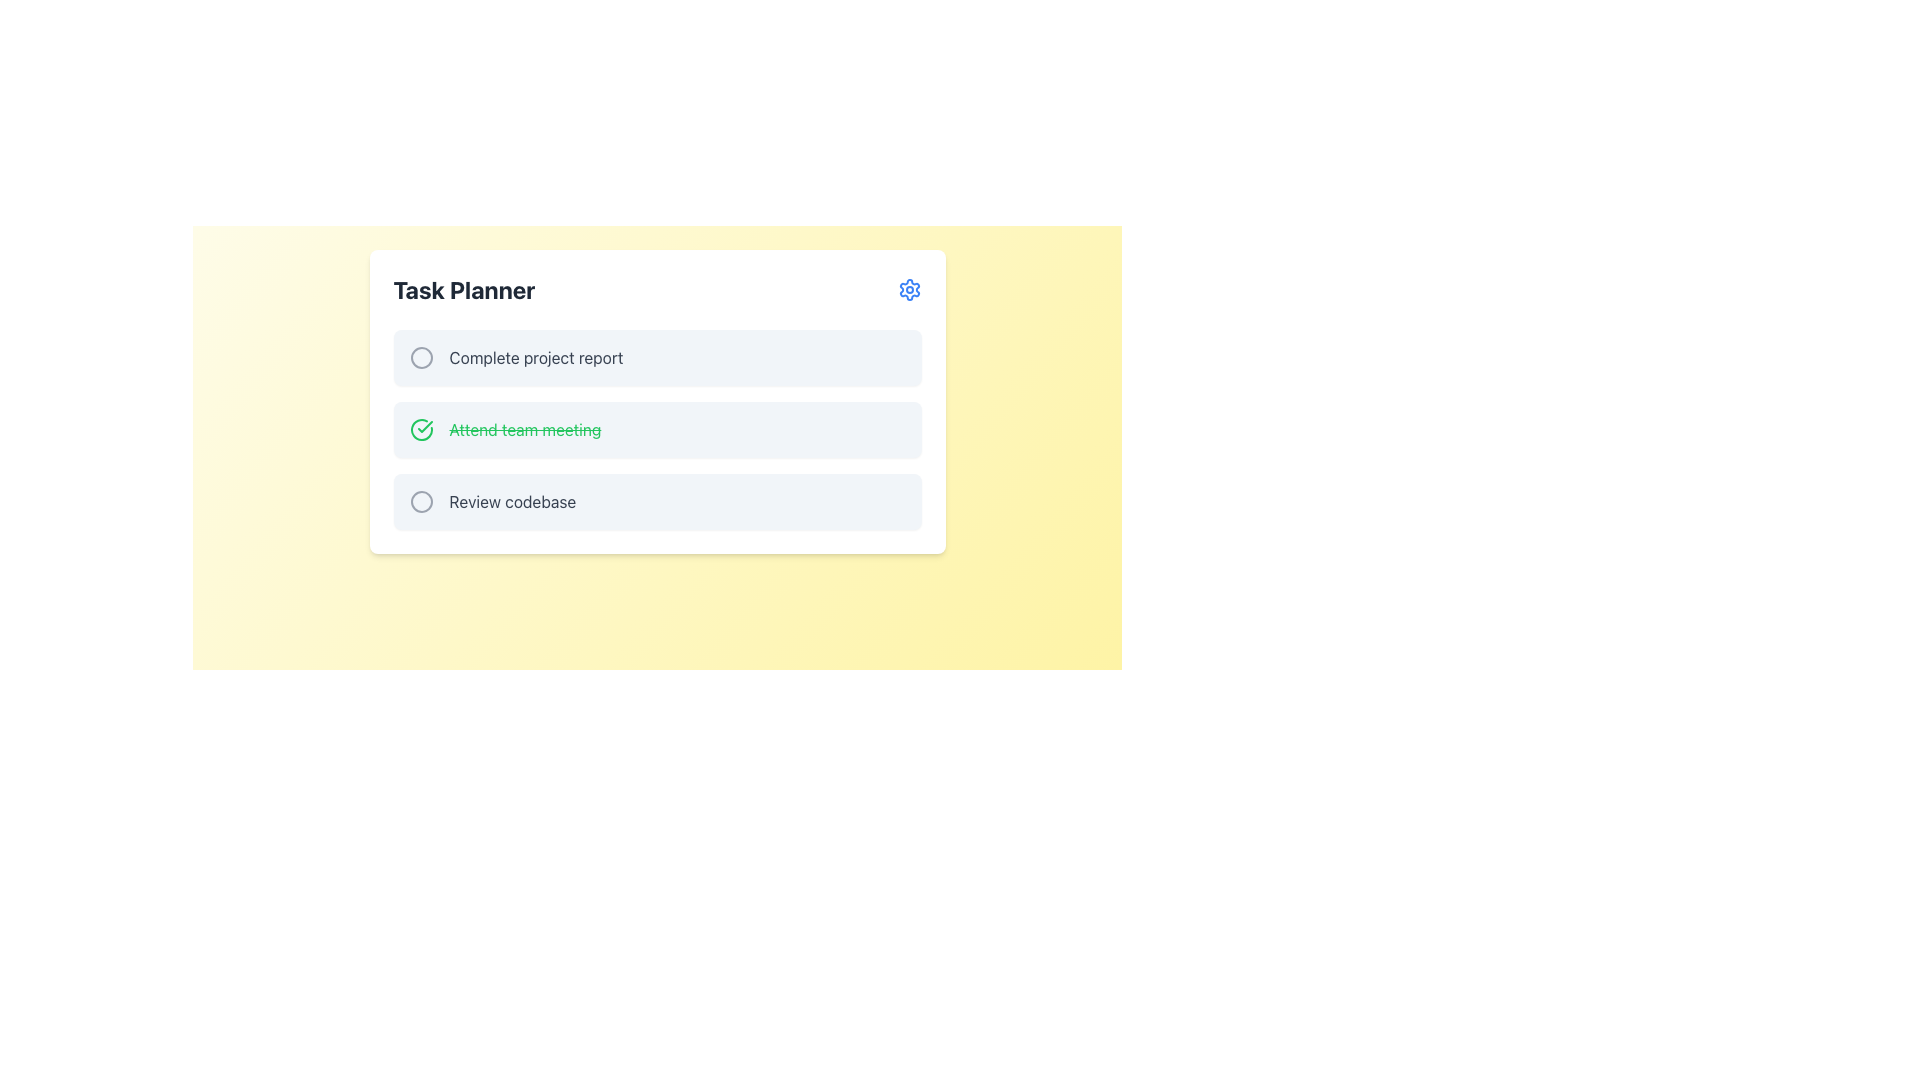  Describe the element at coordinates (525, 428) in the screenshot. I see `the completed task text label that reads 'Attend team meeting', styled with a line-through effect and colored green, located in the second task row of the 'Task Planner' interface` at that location.